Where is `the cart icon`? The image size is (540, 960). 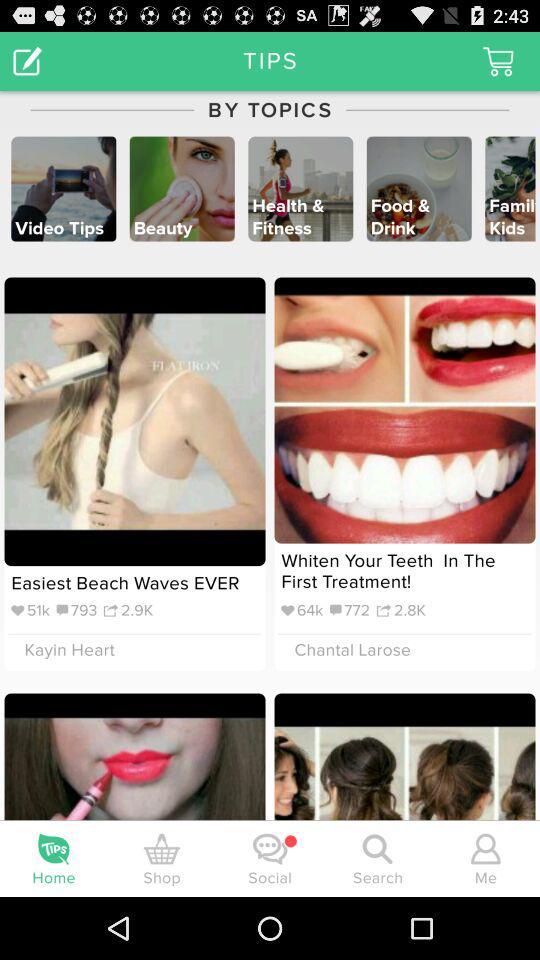
the cart icon is located at coordinates (497, 65).